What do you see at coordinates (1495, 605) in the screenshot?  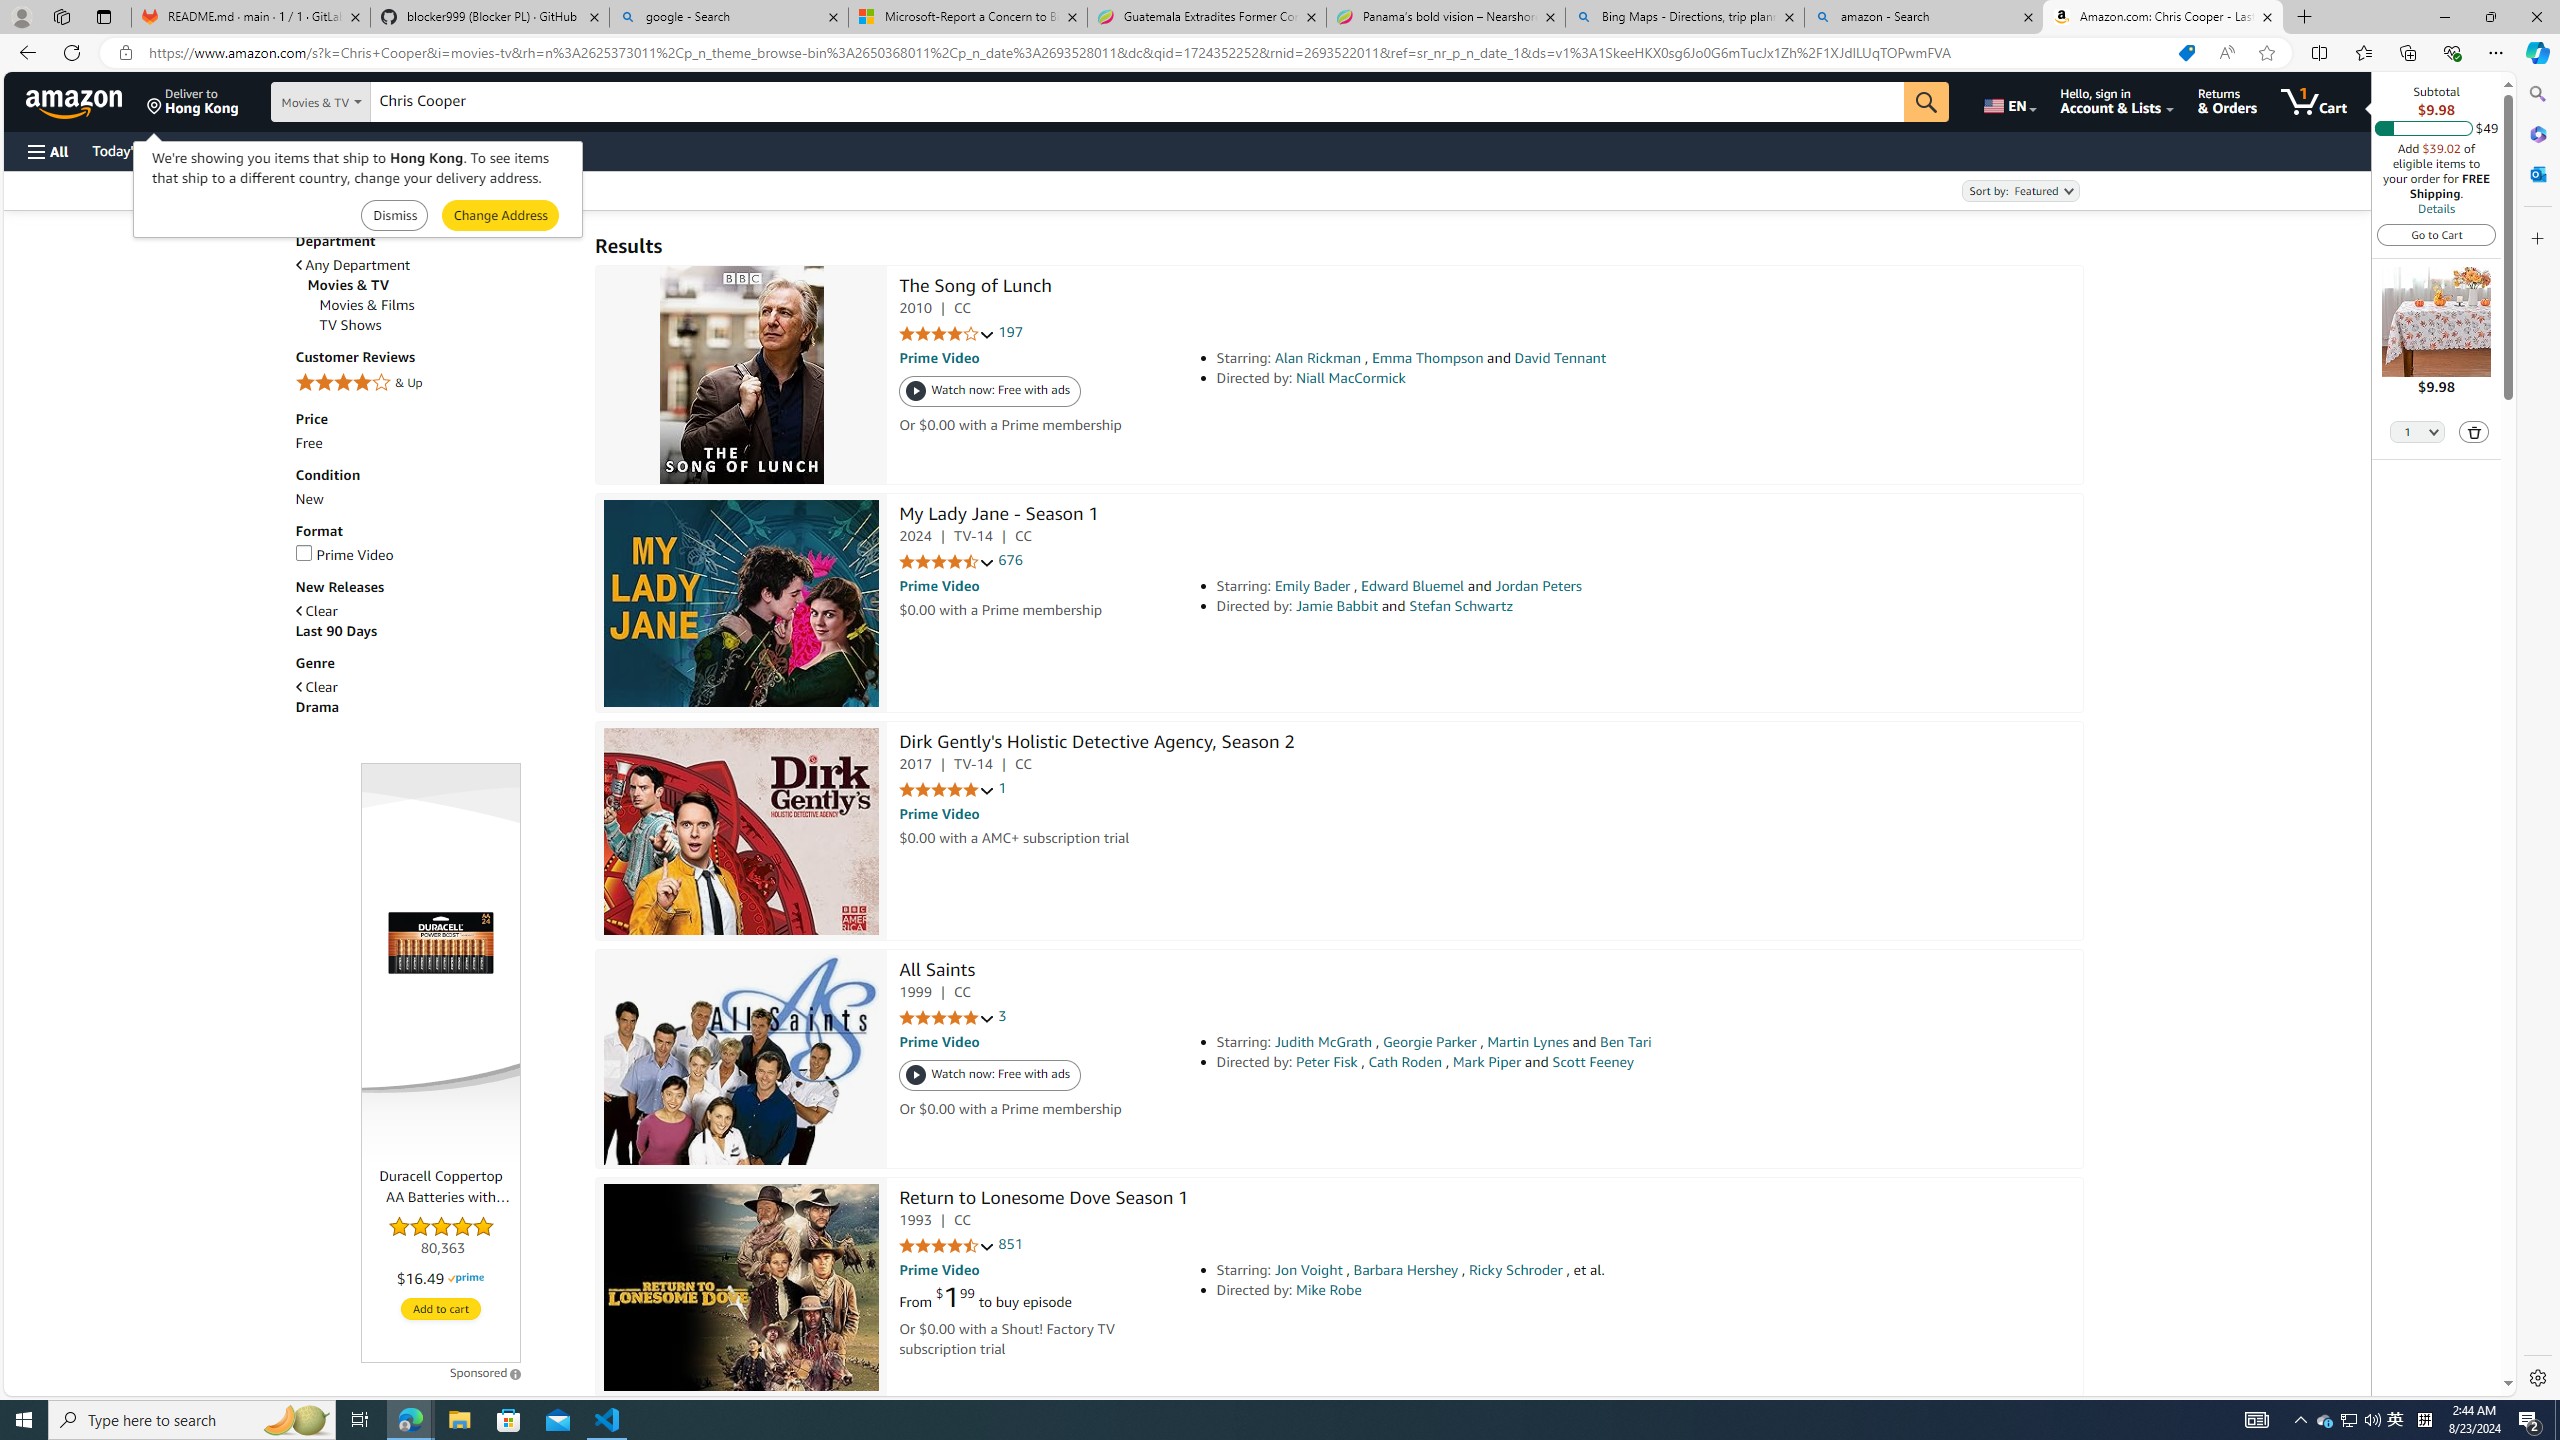 I see `'Directed by: Jamie Babbit and Stefan Schwartz'` at bounding box center [1495, 605].